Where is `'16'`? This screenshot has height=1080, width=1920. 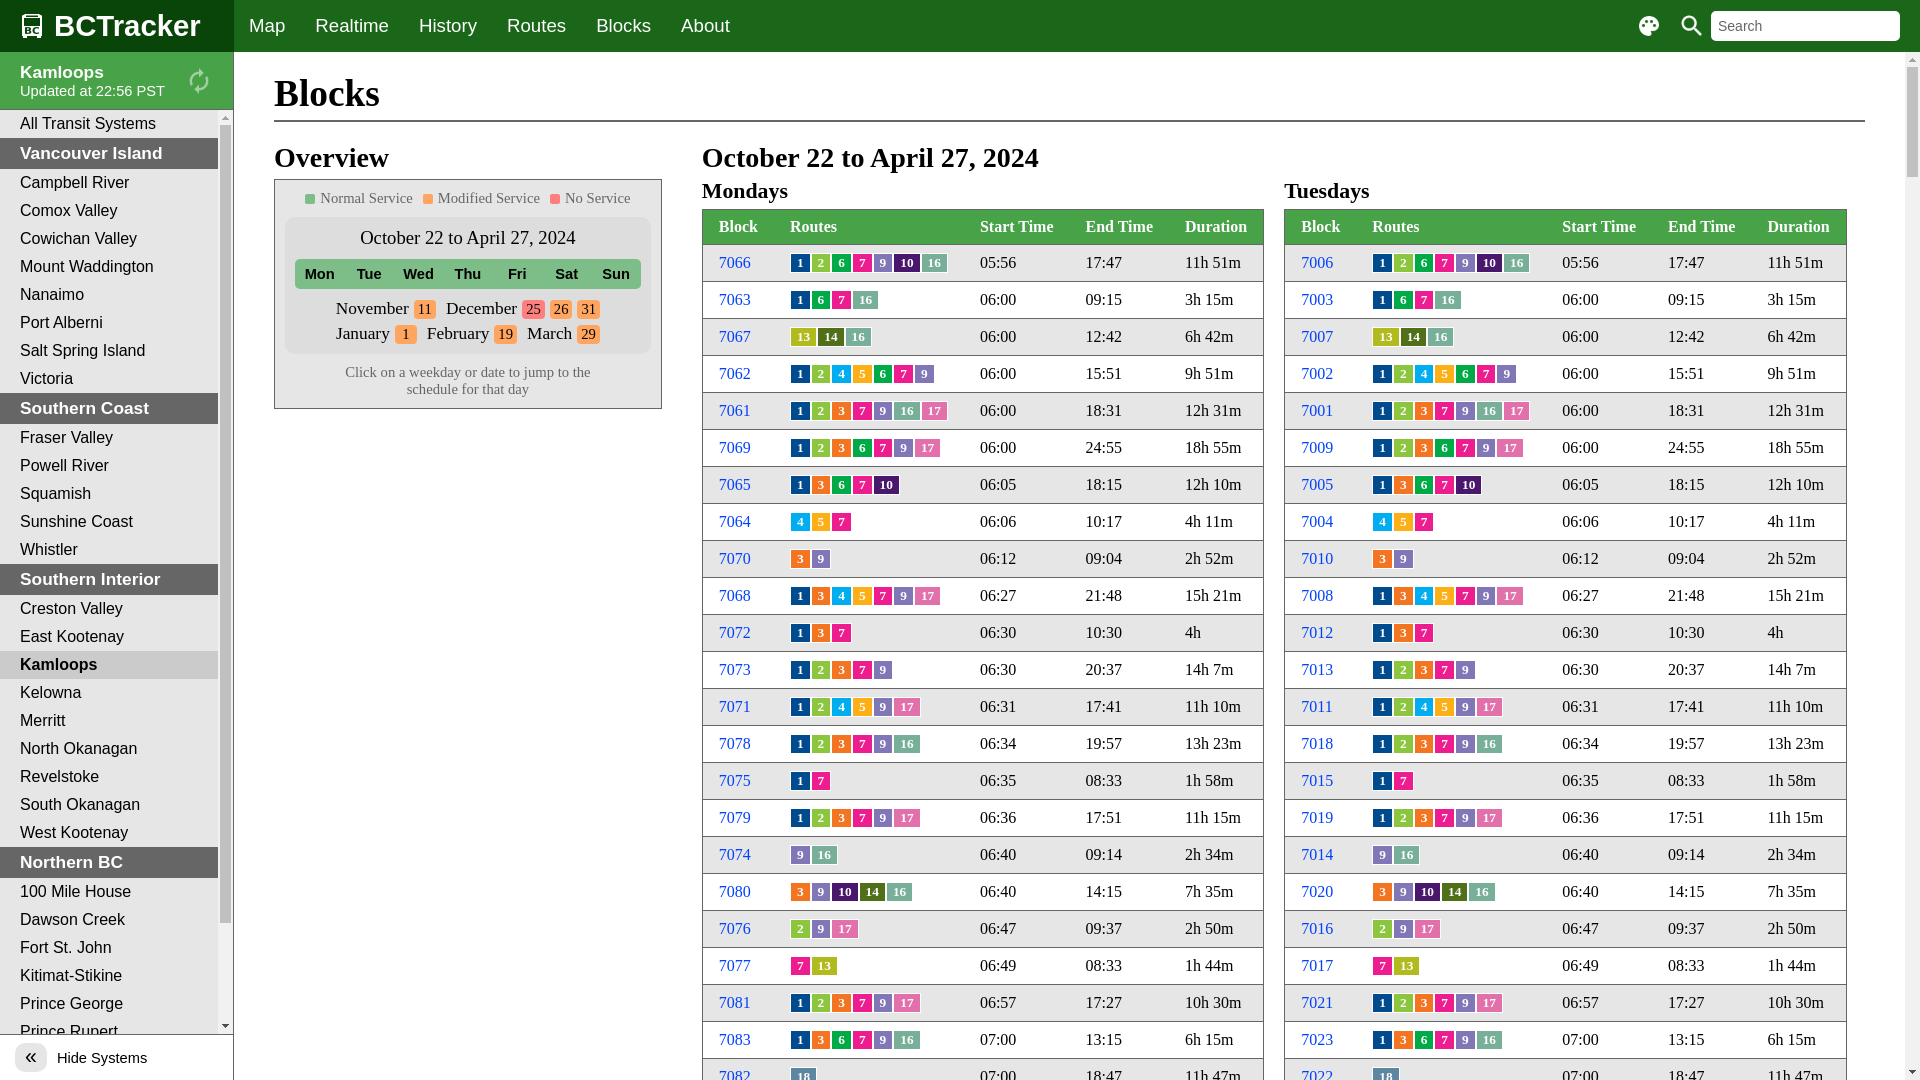
'16' is located at coordinates (1447, 300).